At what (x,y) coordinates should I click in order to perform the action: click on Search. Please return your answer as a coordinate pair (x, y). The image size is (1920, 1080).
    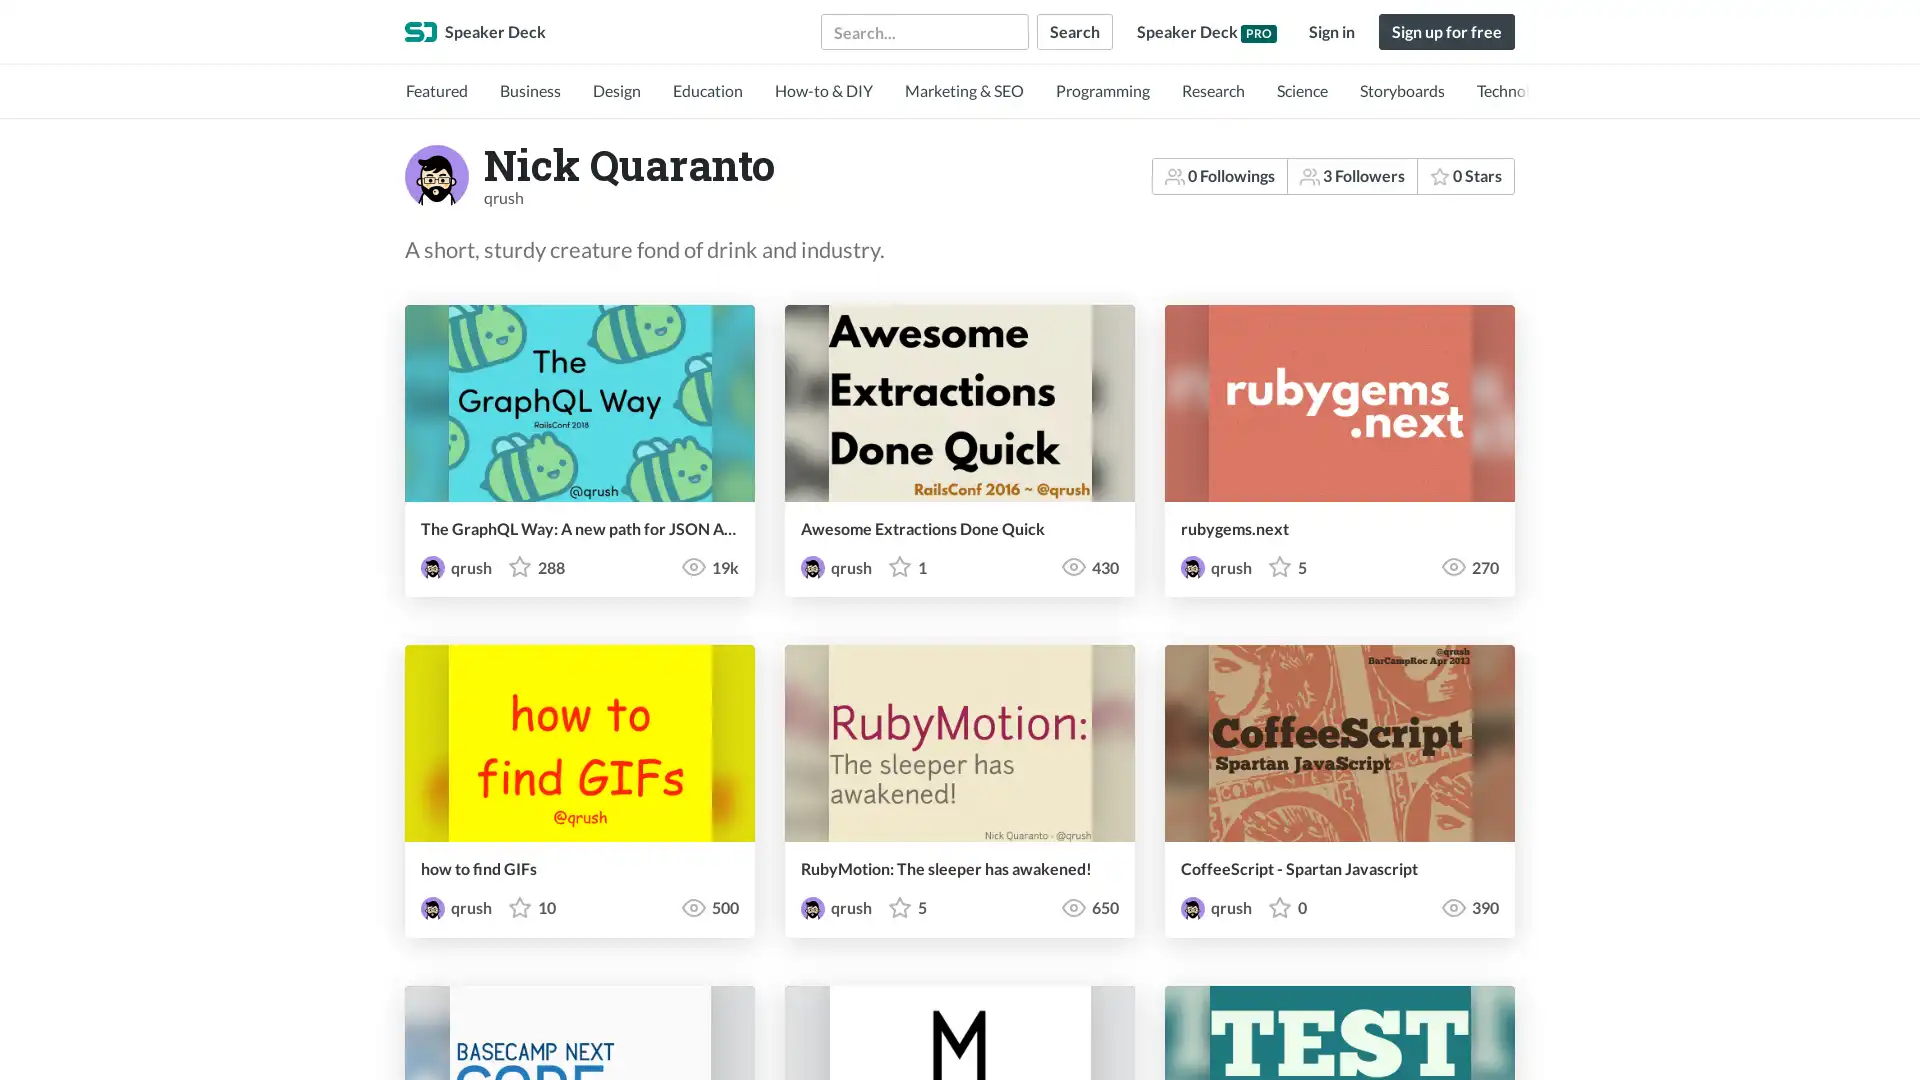
    Looking at the image, I should click on (1074, 31).